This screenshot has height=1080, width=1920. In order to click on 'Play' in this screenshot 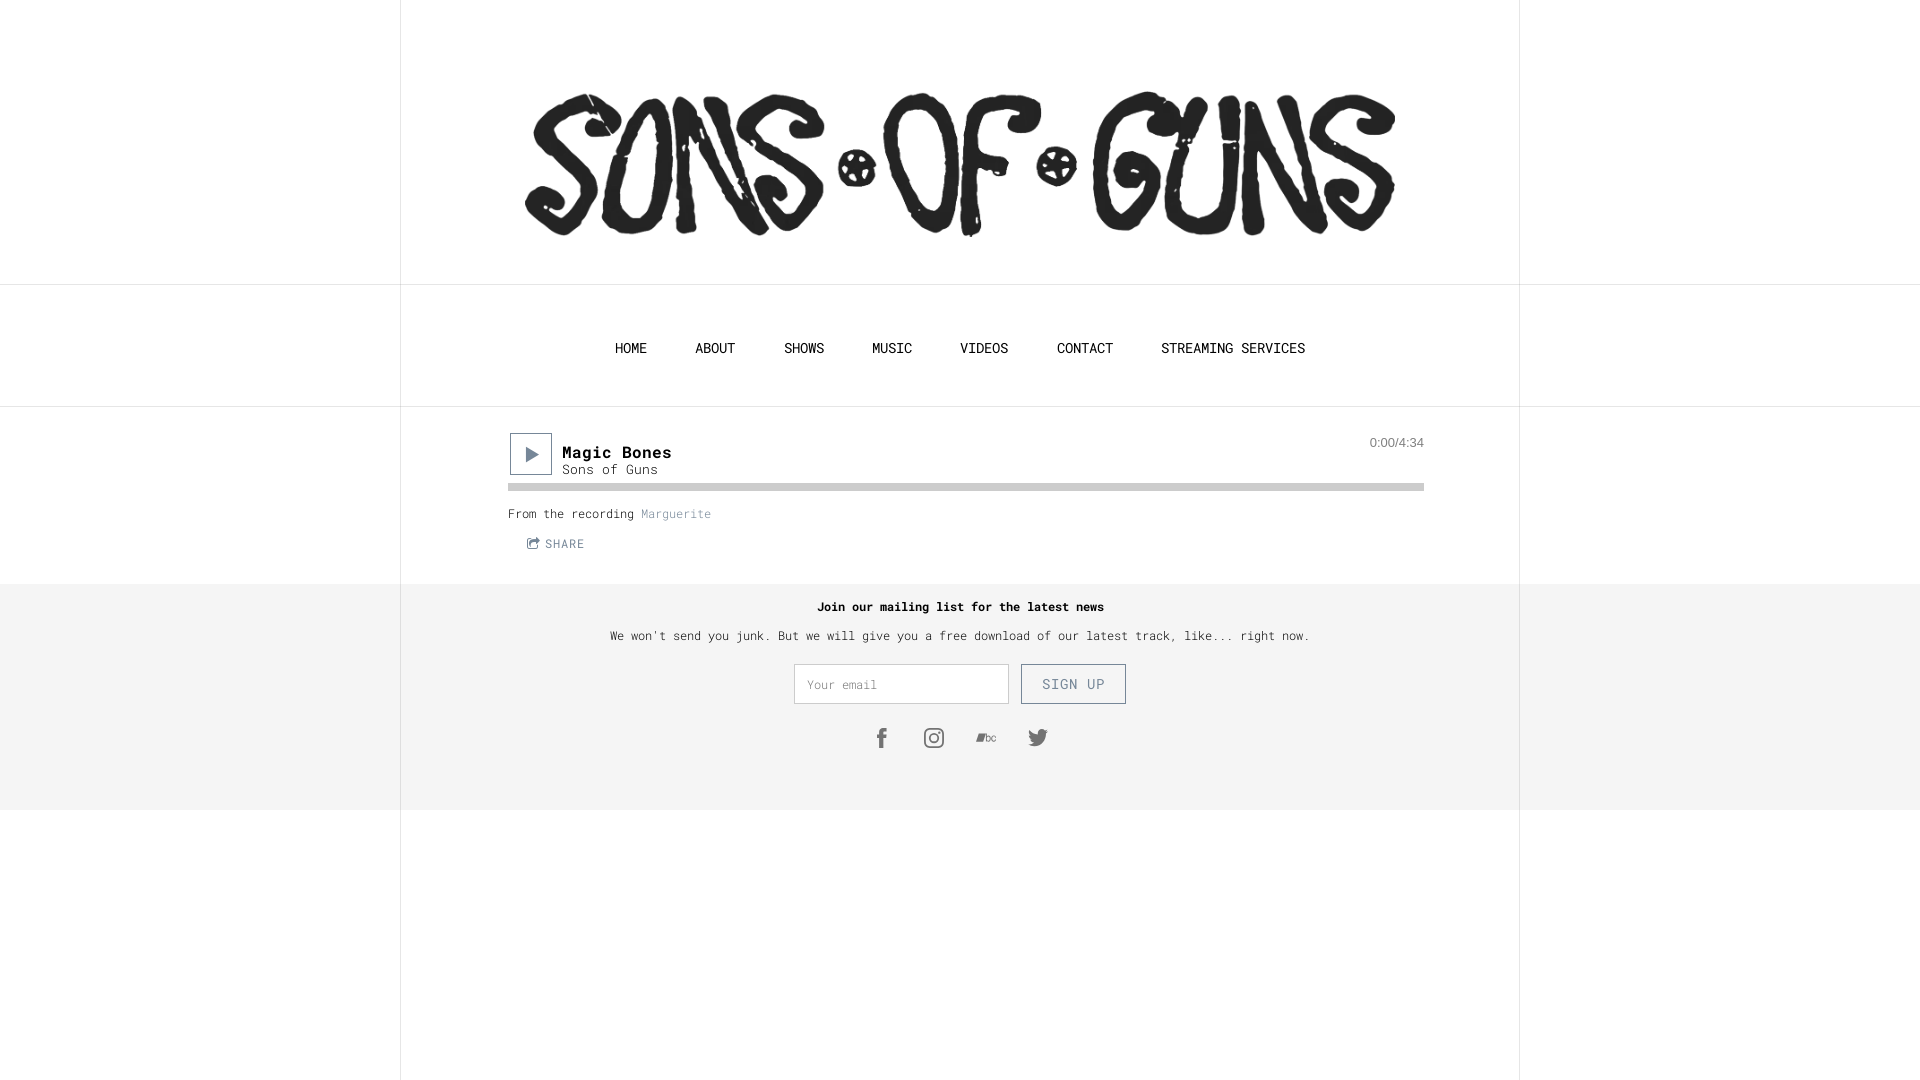, I will do `click(518, 454)`.